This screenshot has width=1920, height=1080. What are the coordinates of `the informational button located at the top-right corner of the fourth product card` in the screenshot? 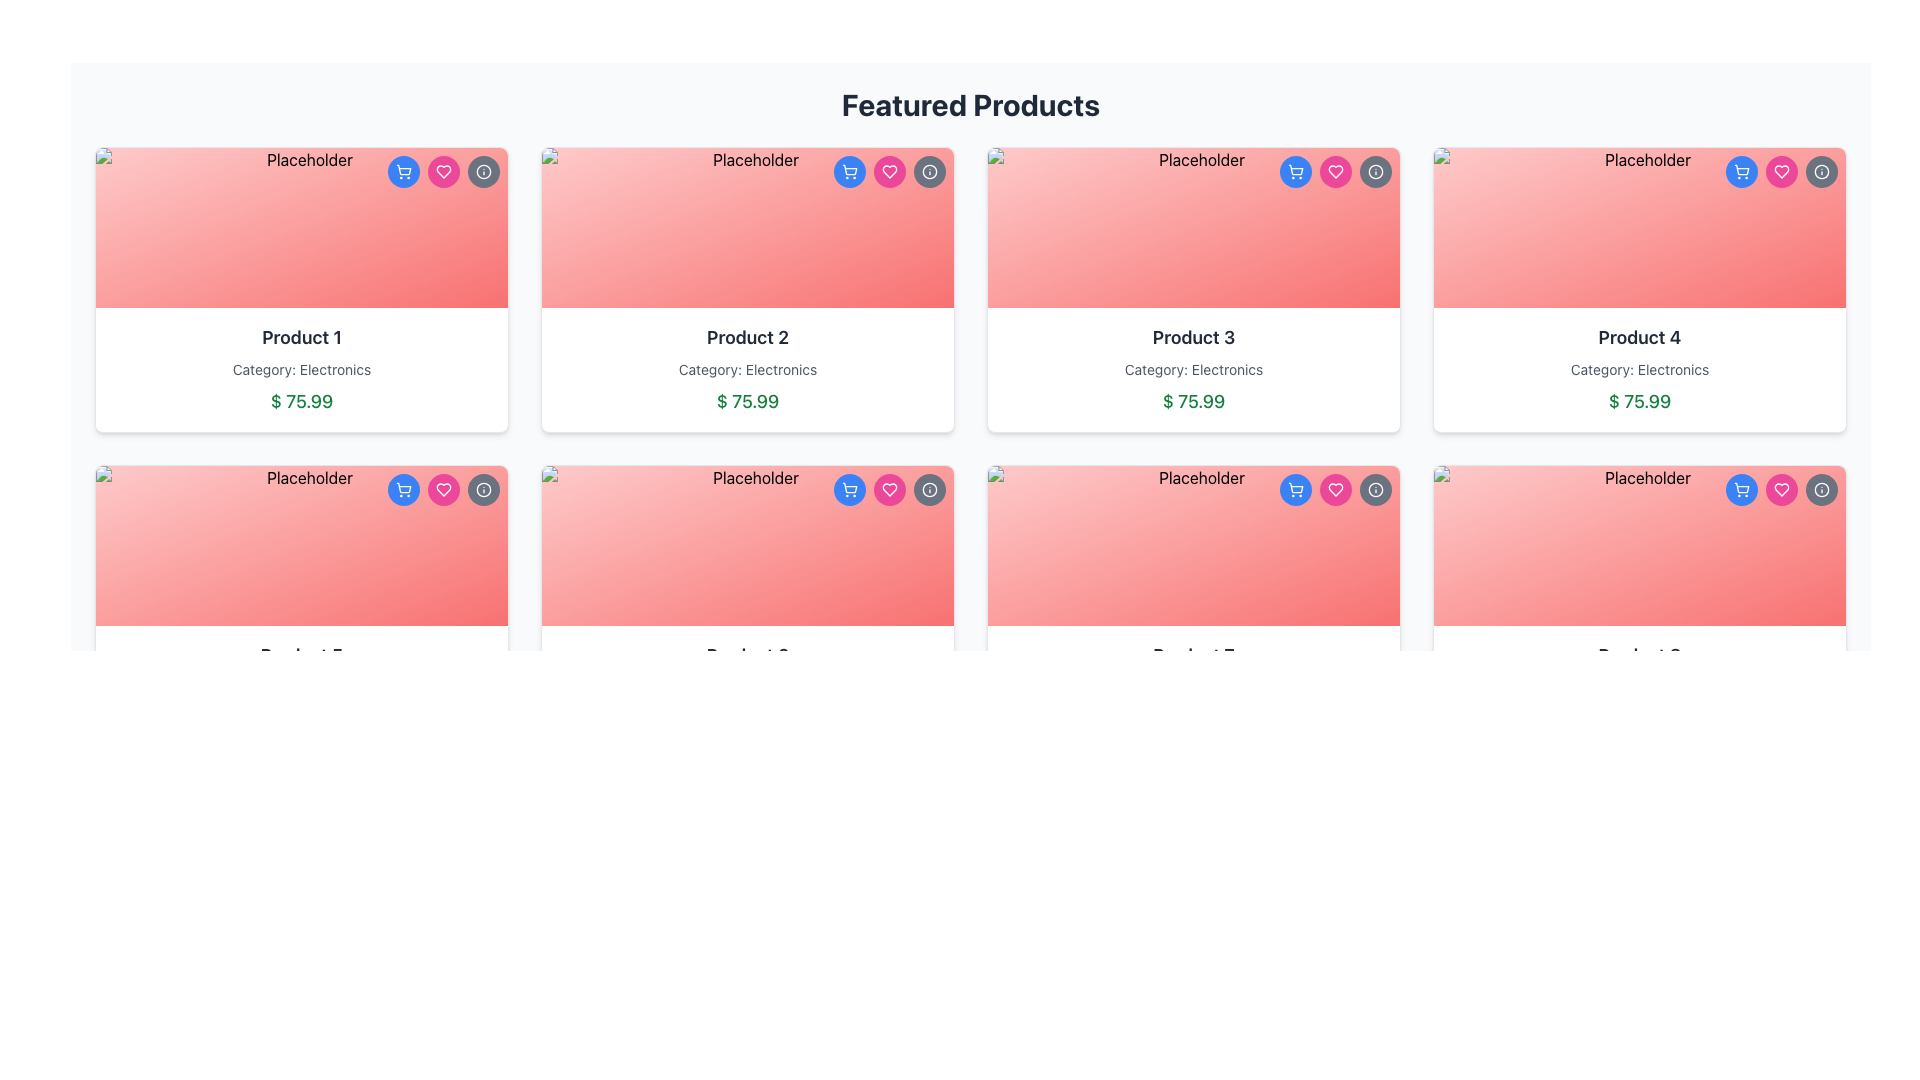 It's located at (1822, 171).